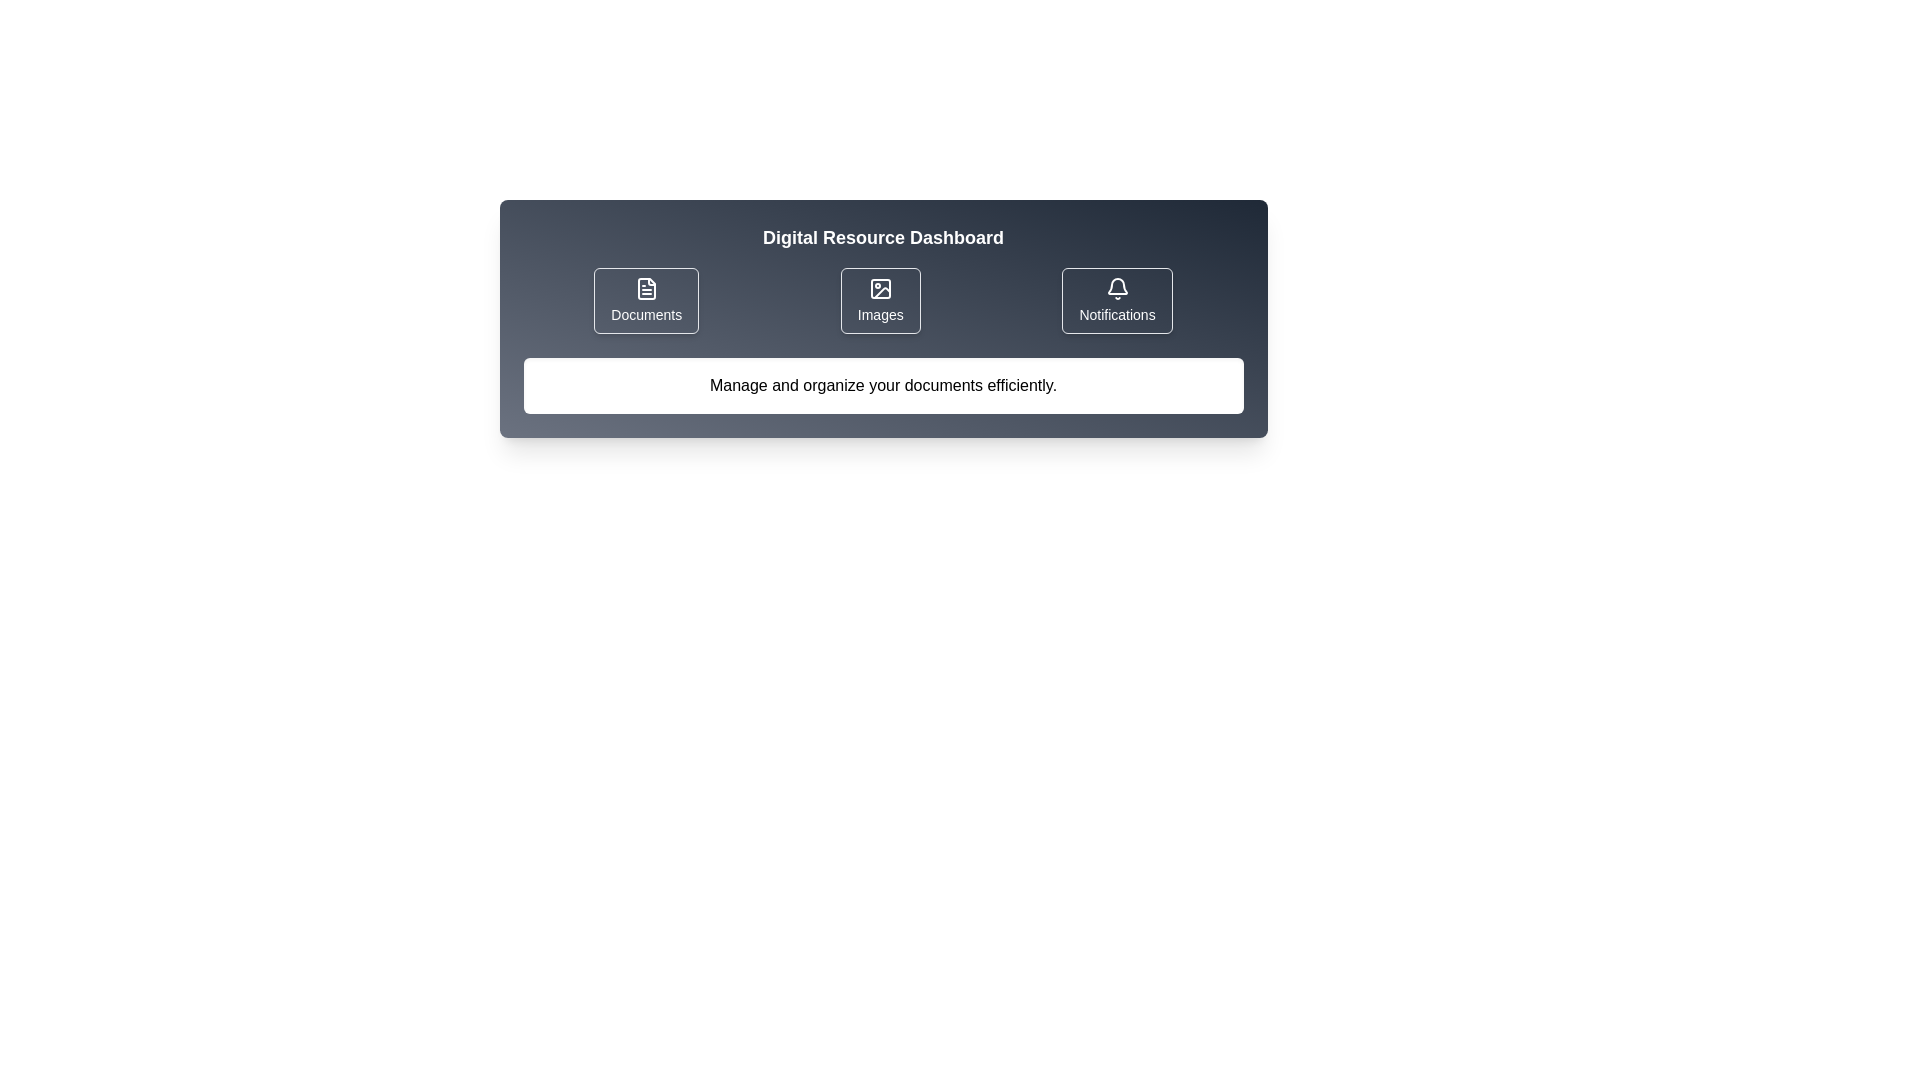 Image resolution: width=1920 pixels, height=1080 pixels. Describe the element at coordinates (646, 300) in the screenshot. I see `the Documents tab by clicking on its corresponding button` at that location.